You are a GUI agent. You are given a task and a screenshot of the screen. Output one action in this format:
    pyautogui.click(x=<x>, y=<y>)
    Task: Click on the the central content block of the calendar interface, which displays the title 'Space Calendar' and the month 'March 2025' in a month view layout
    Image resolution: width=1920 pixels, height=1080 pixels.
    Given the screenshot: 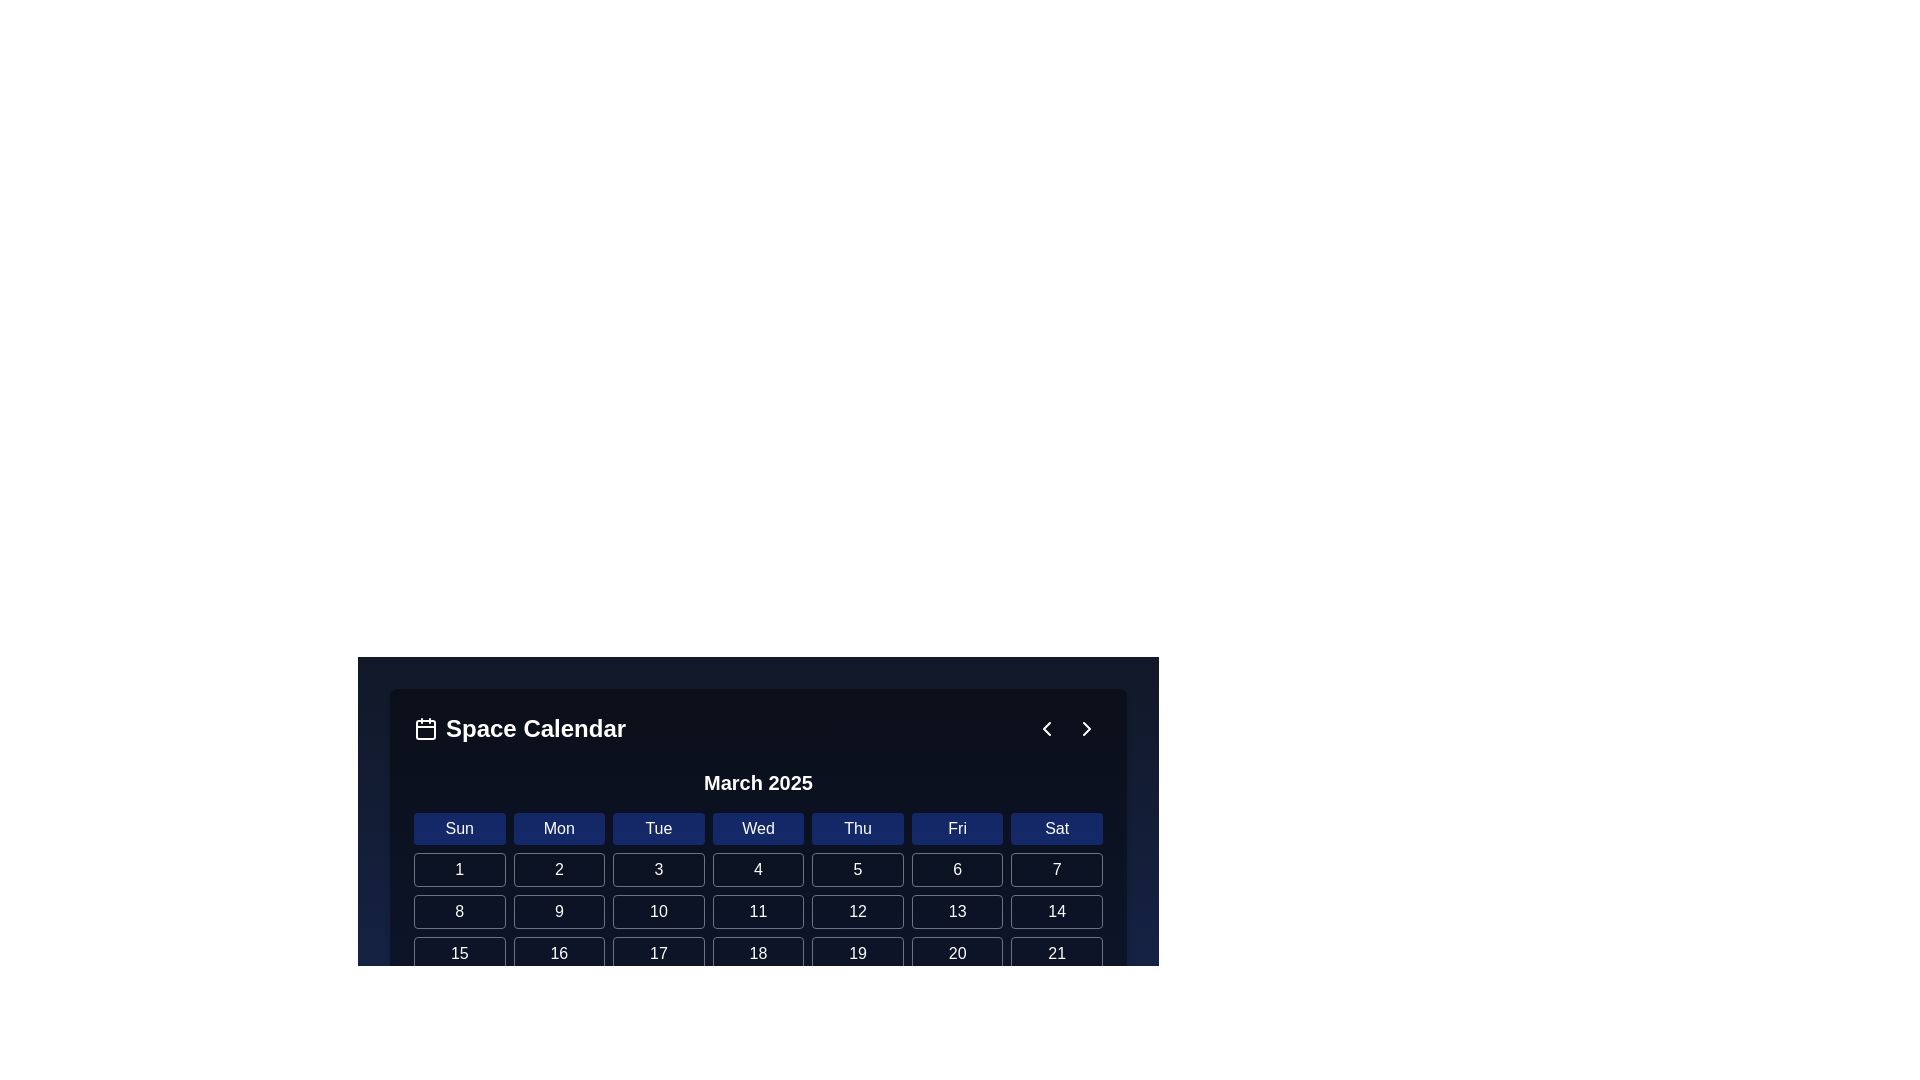 What is the action you would take?
    pyautogui.click(x=757, y=798)
    